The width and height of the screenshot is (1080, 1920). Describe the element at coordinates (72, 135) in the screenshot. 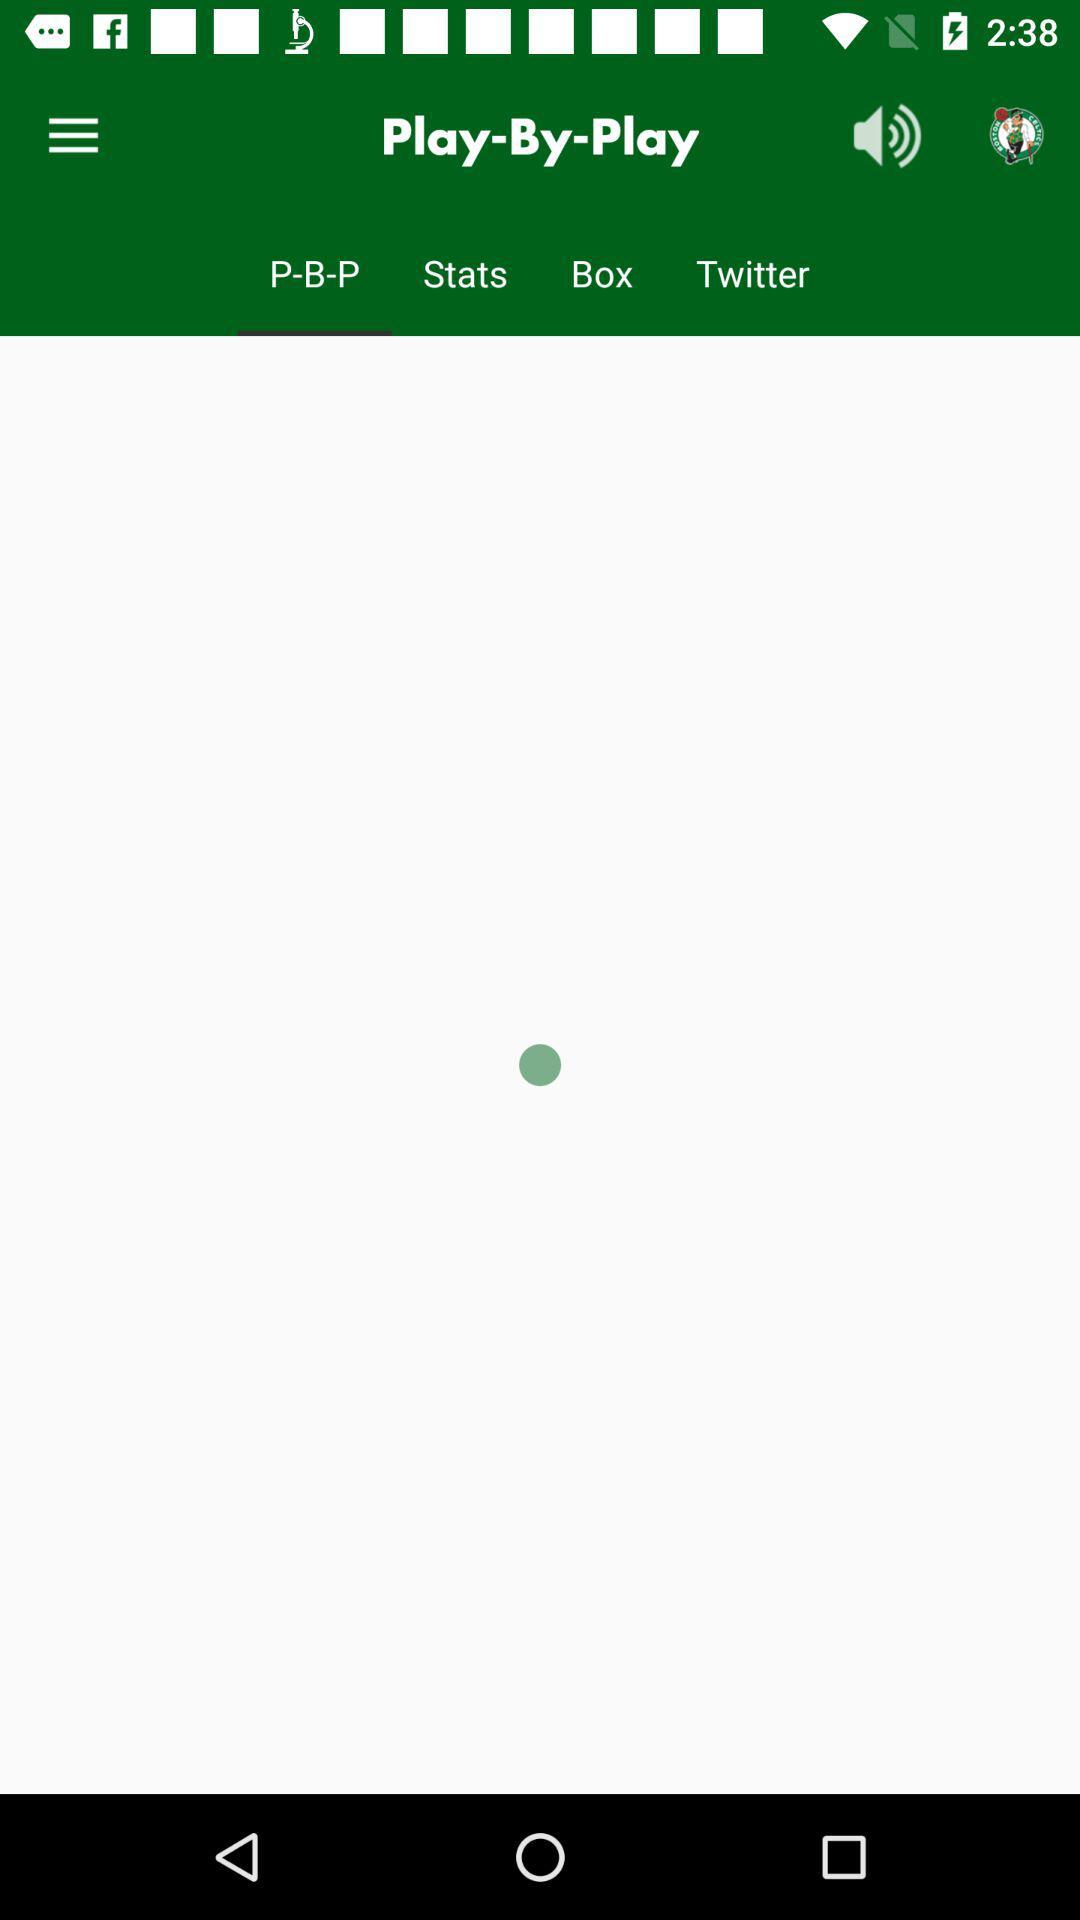

I see `item next to the play-by-play icon` at that location.